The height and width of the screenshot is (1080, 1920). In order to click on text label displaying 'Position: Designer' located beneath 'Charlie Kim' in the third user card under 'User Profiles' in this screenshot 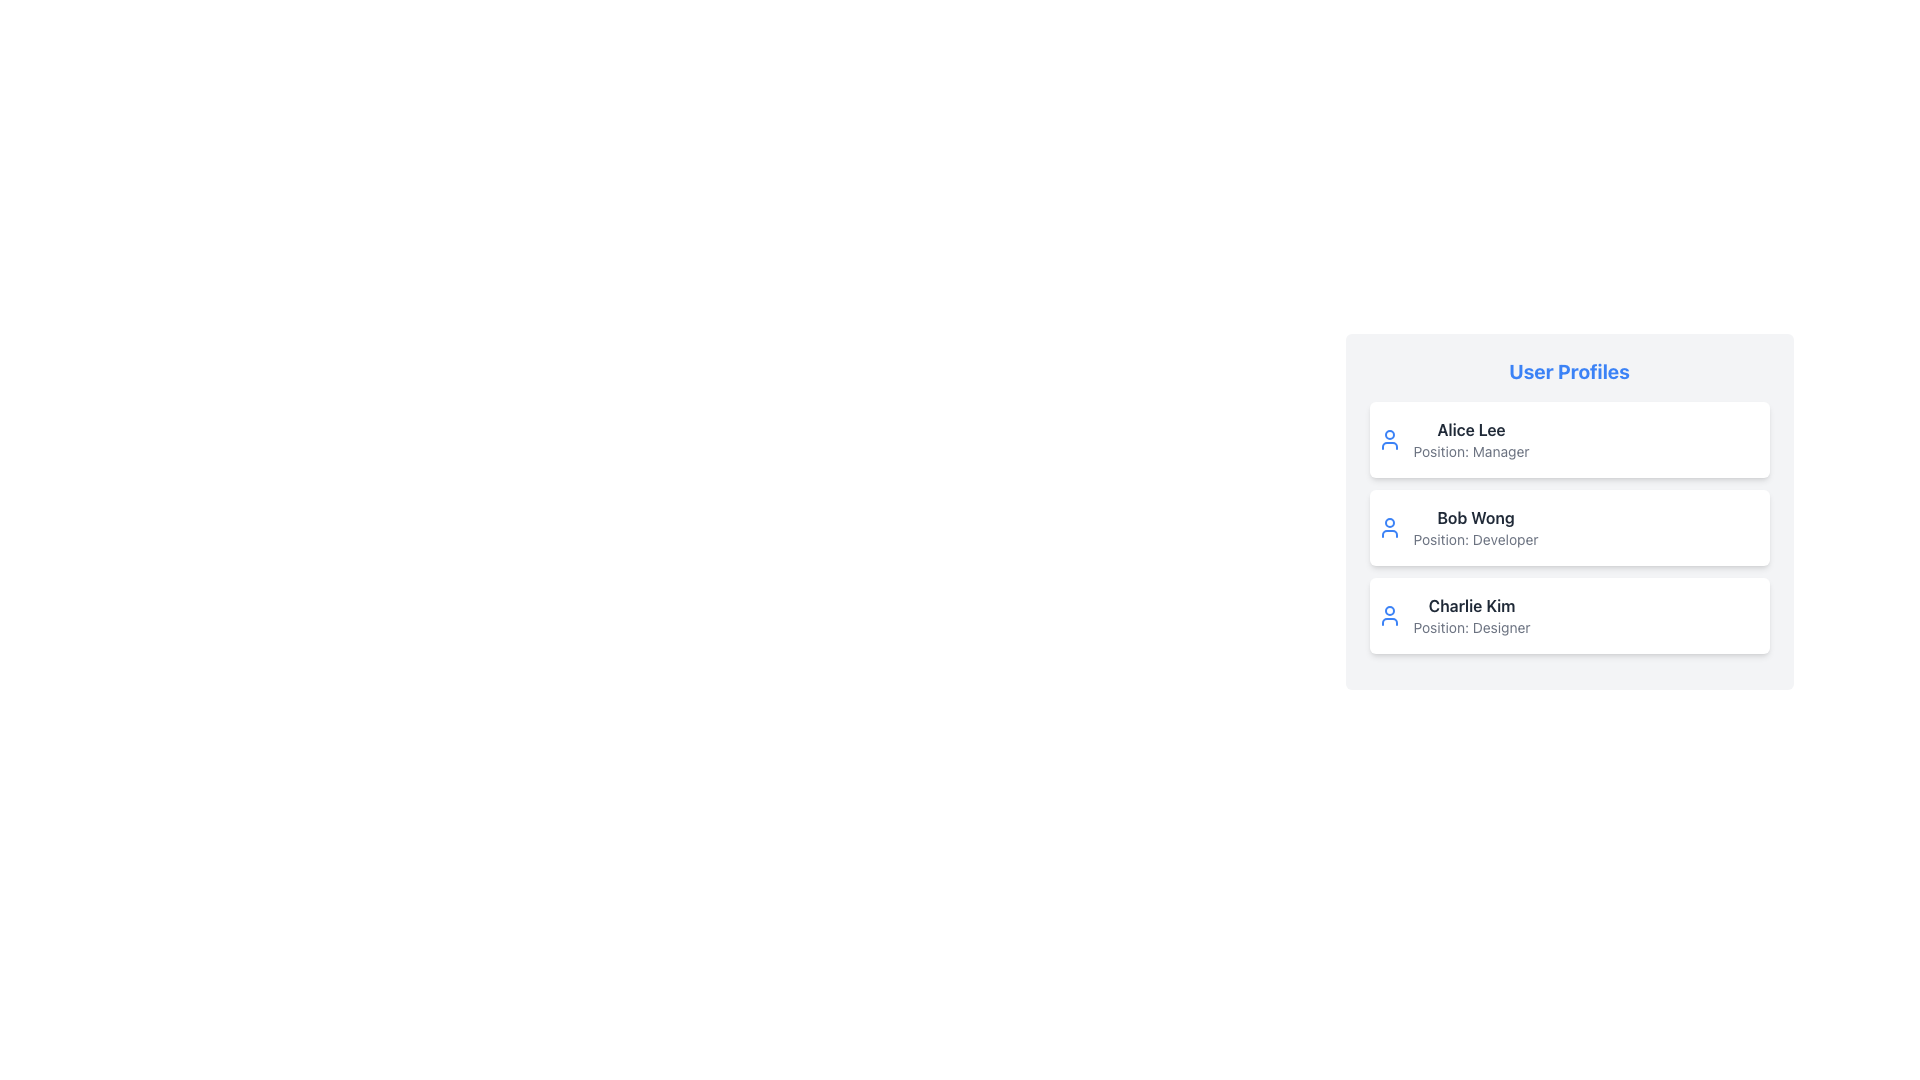, I will do `click(1472, 627)`.